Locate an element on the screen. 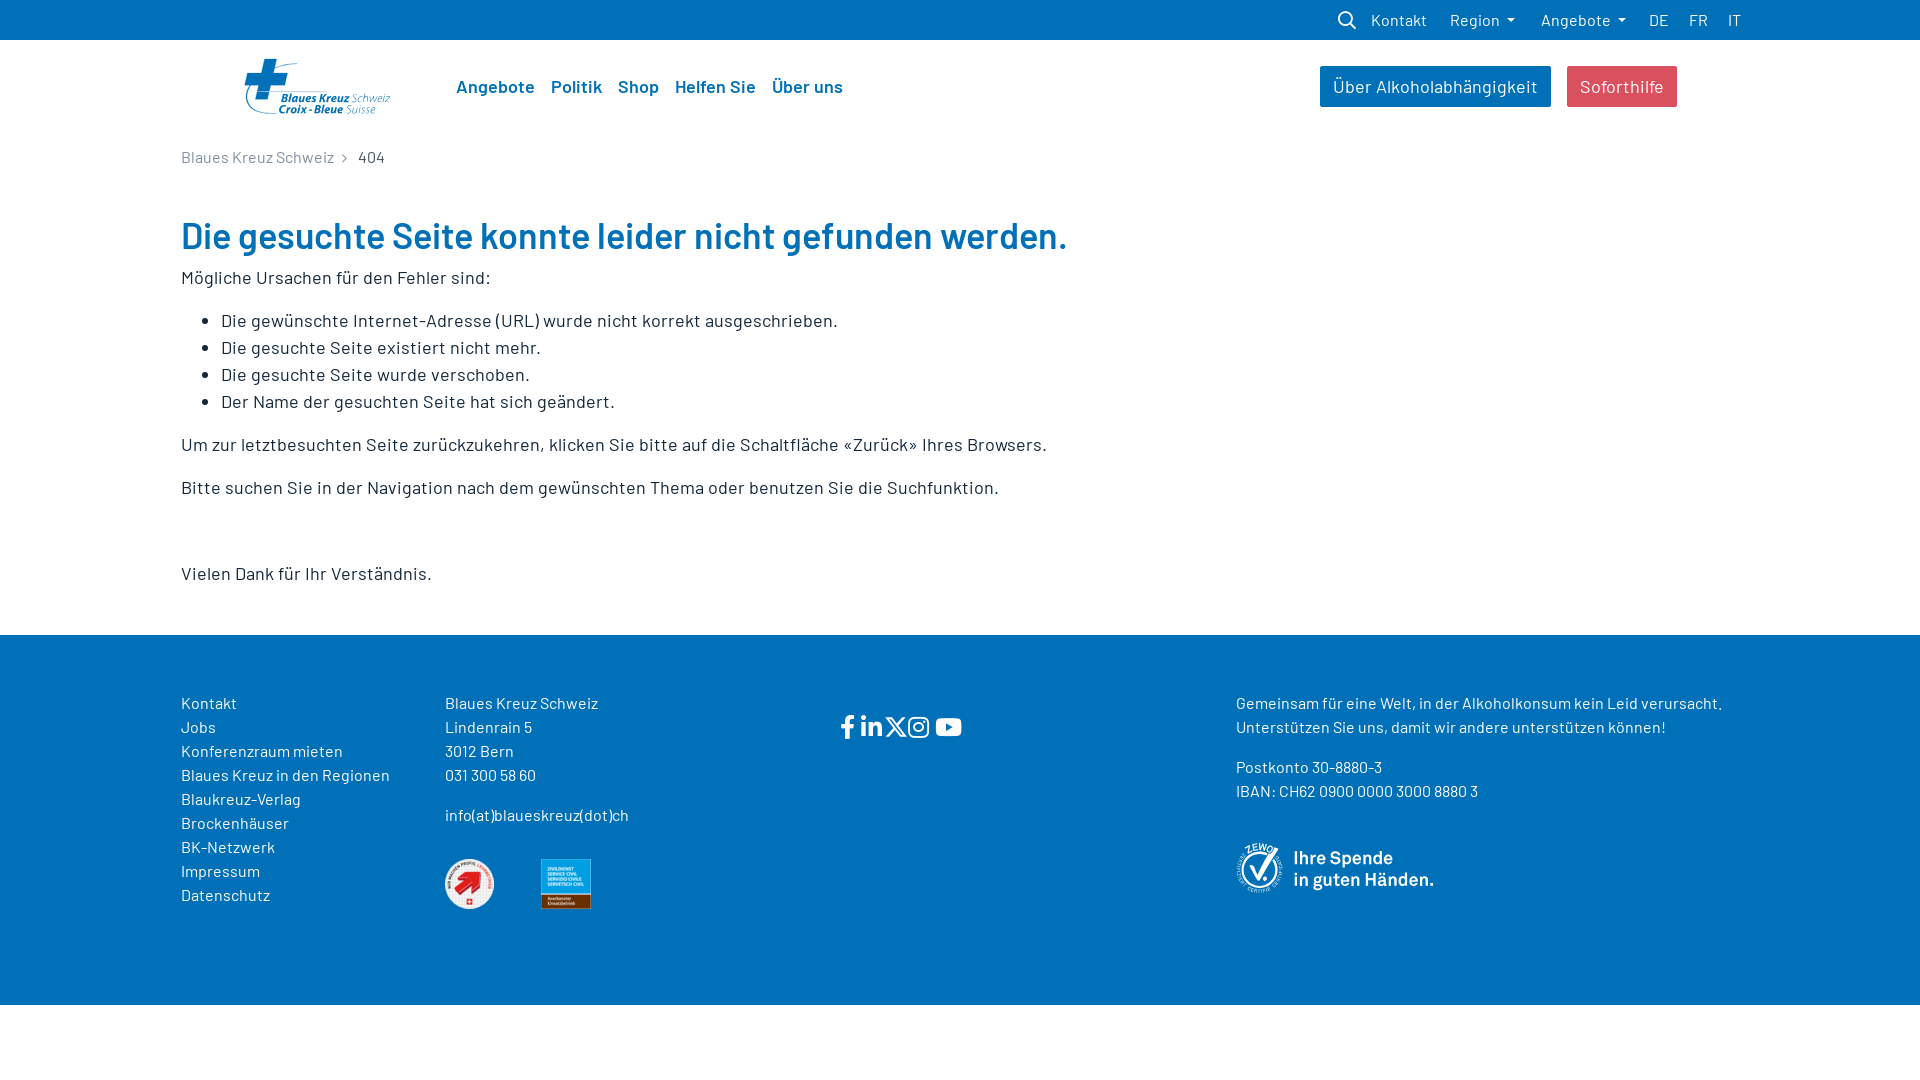  'Postkonto 30-8880-3 is located at coordinates (1357, 777).